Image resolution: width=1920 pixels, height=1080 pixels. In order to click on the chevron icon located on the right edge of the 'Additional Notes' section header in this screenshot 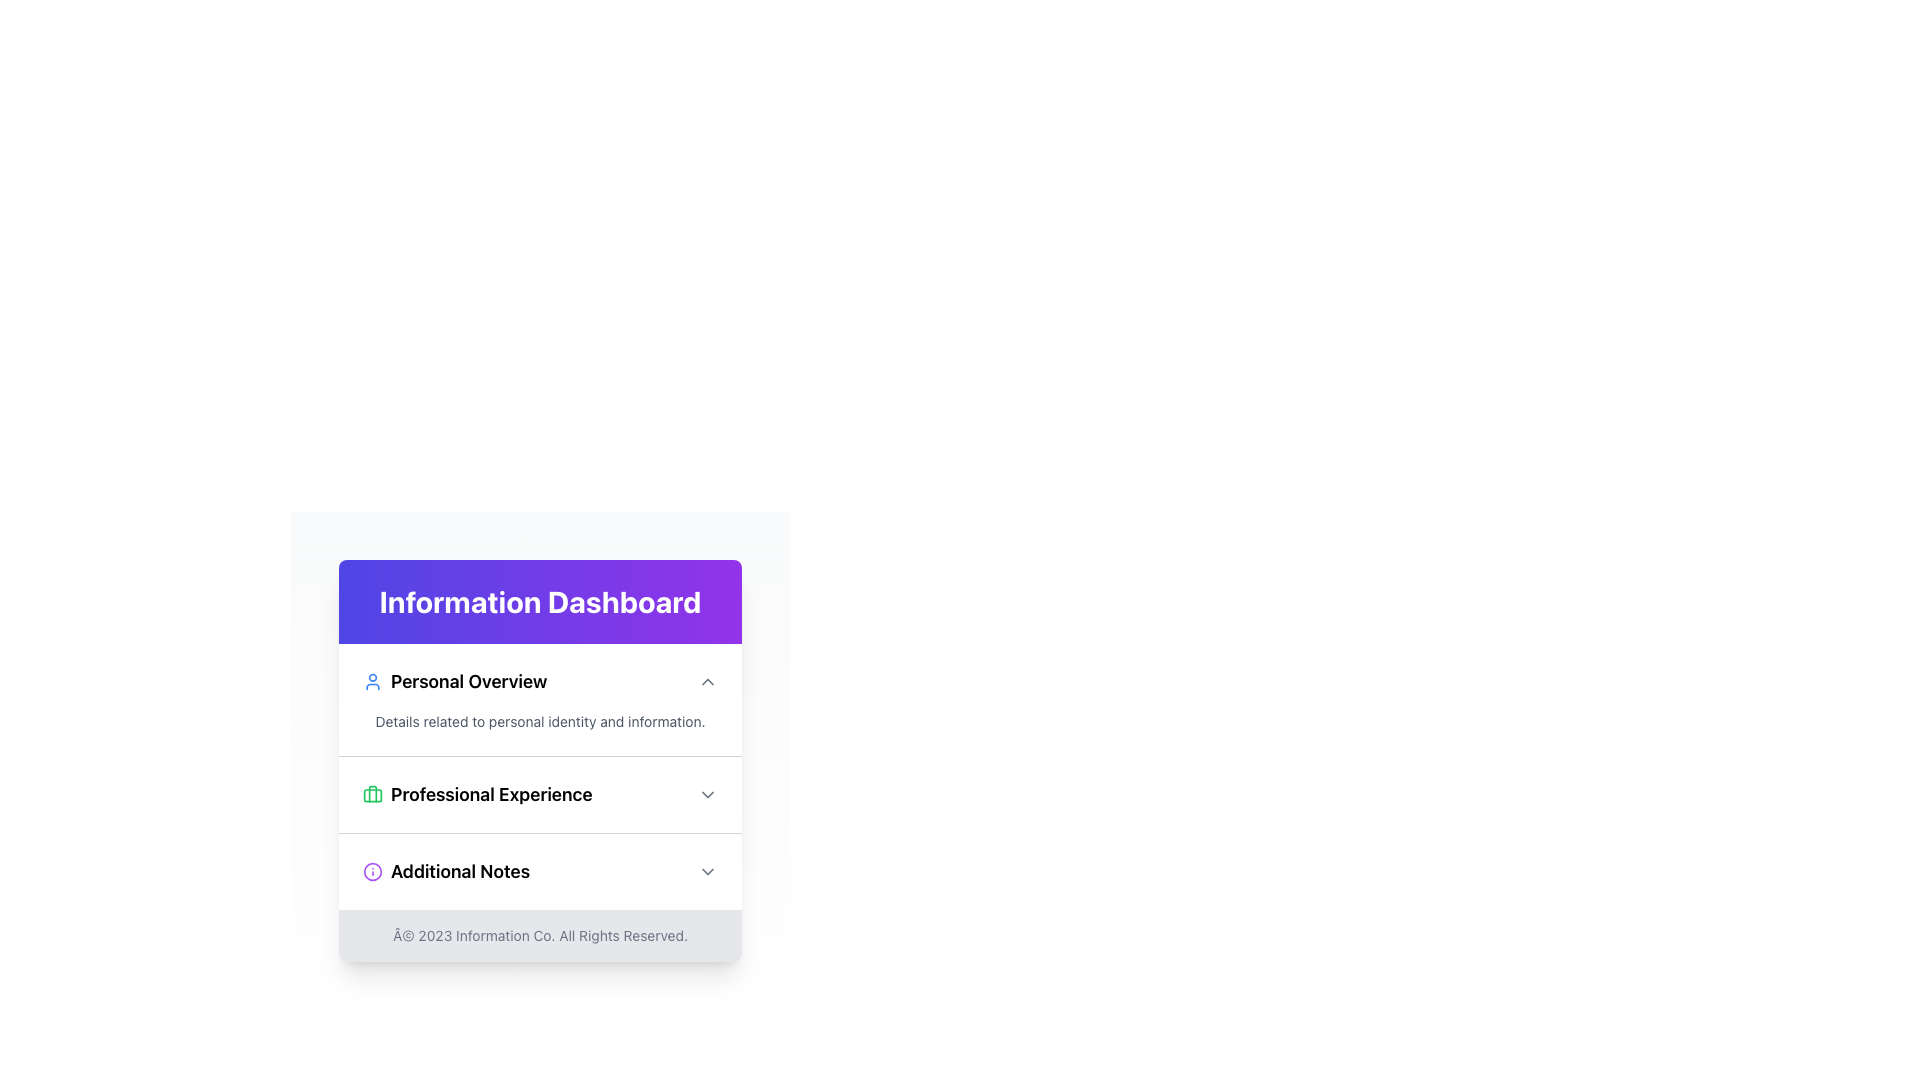, I will do `click(708, 870)`.